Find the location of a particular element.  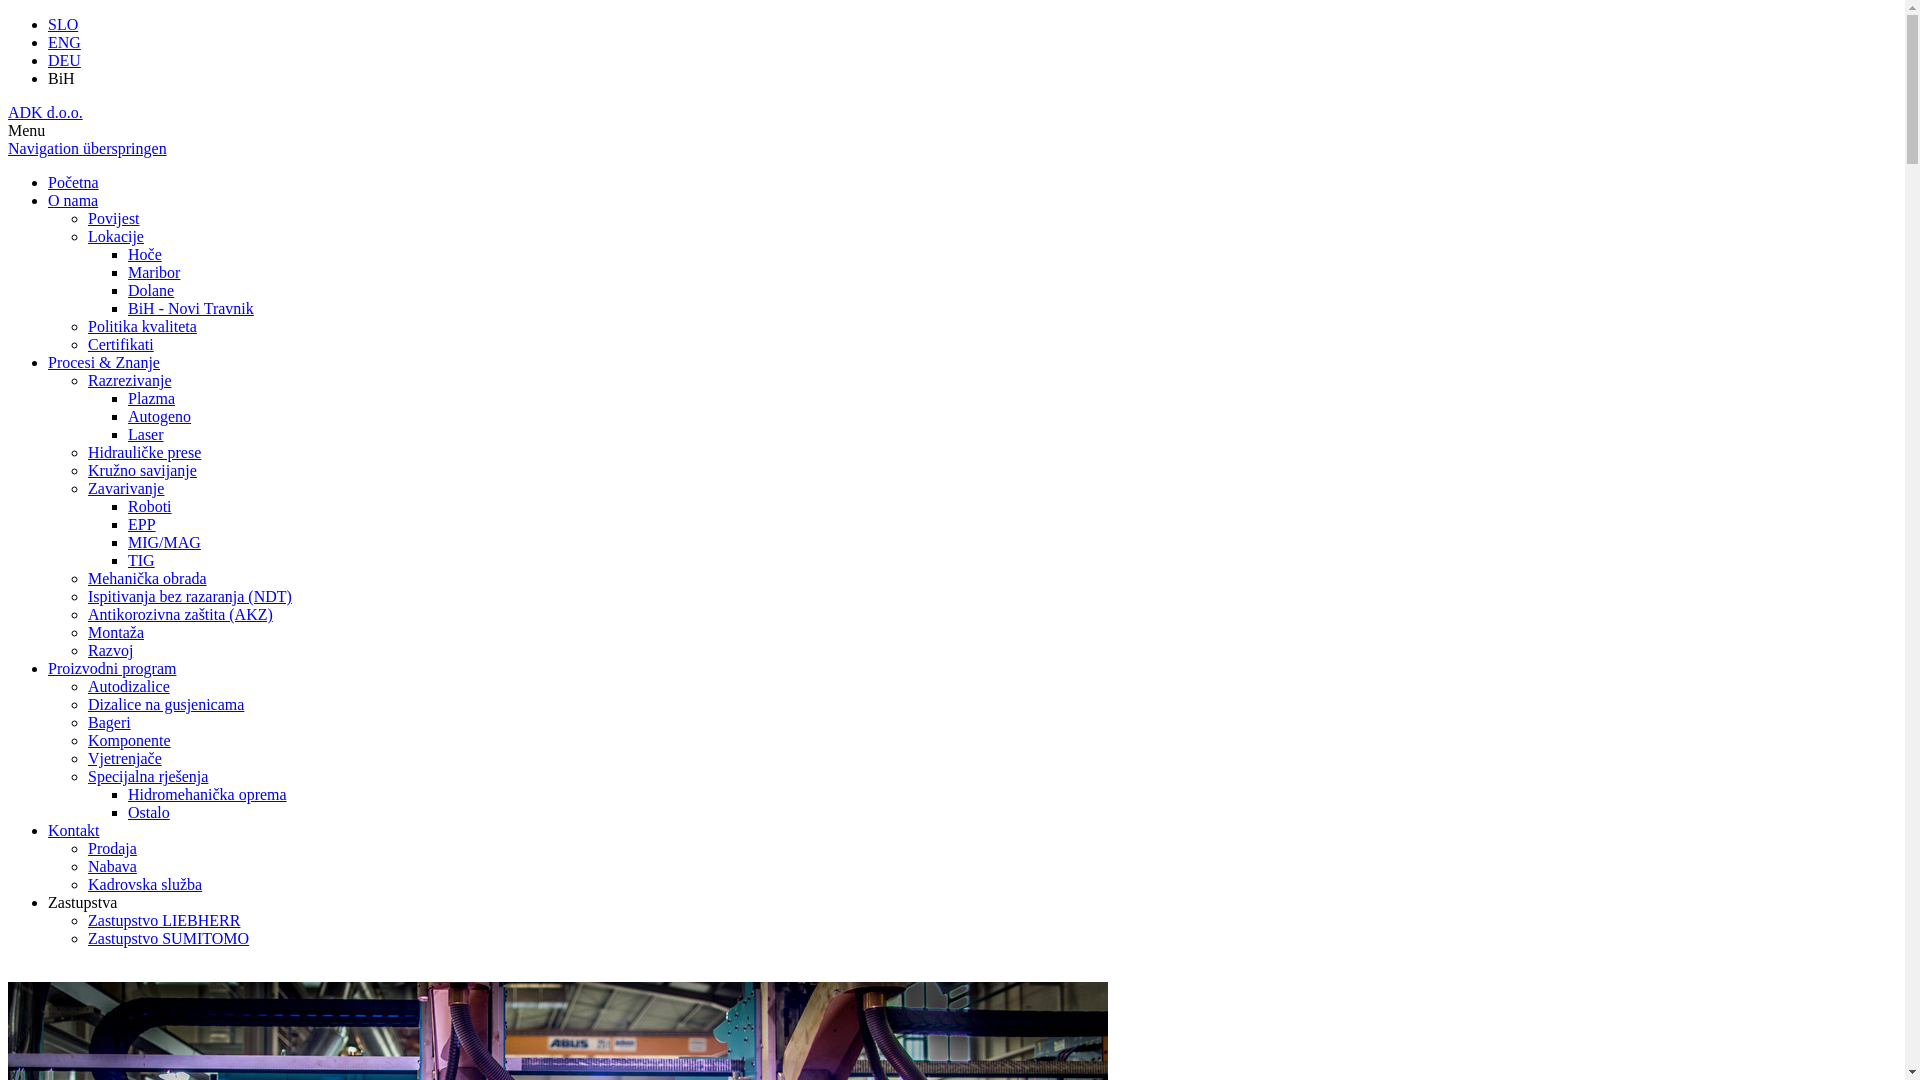

'EPP' is located at coordinates (141, 523).